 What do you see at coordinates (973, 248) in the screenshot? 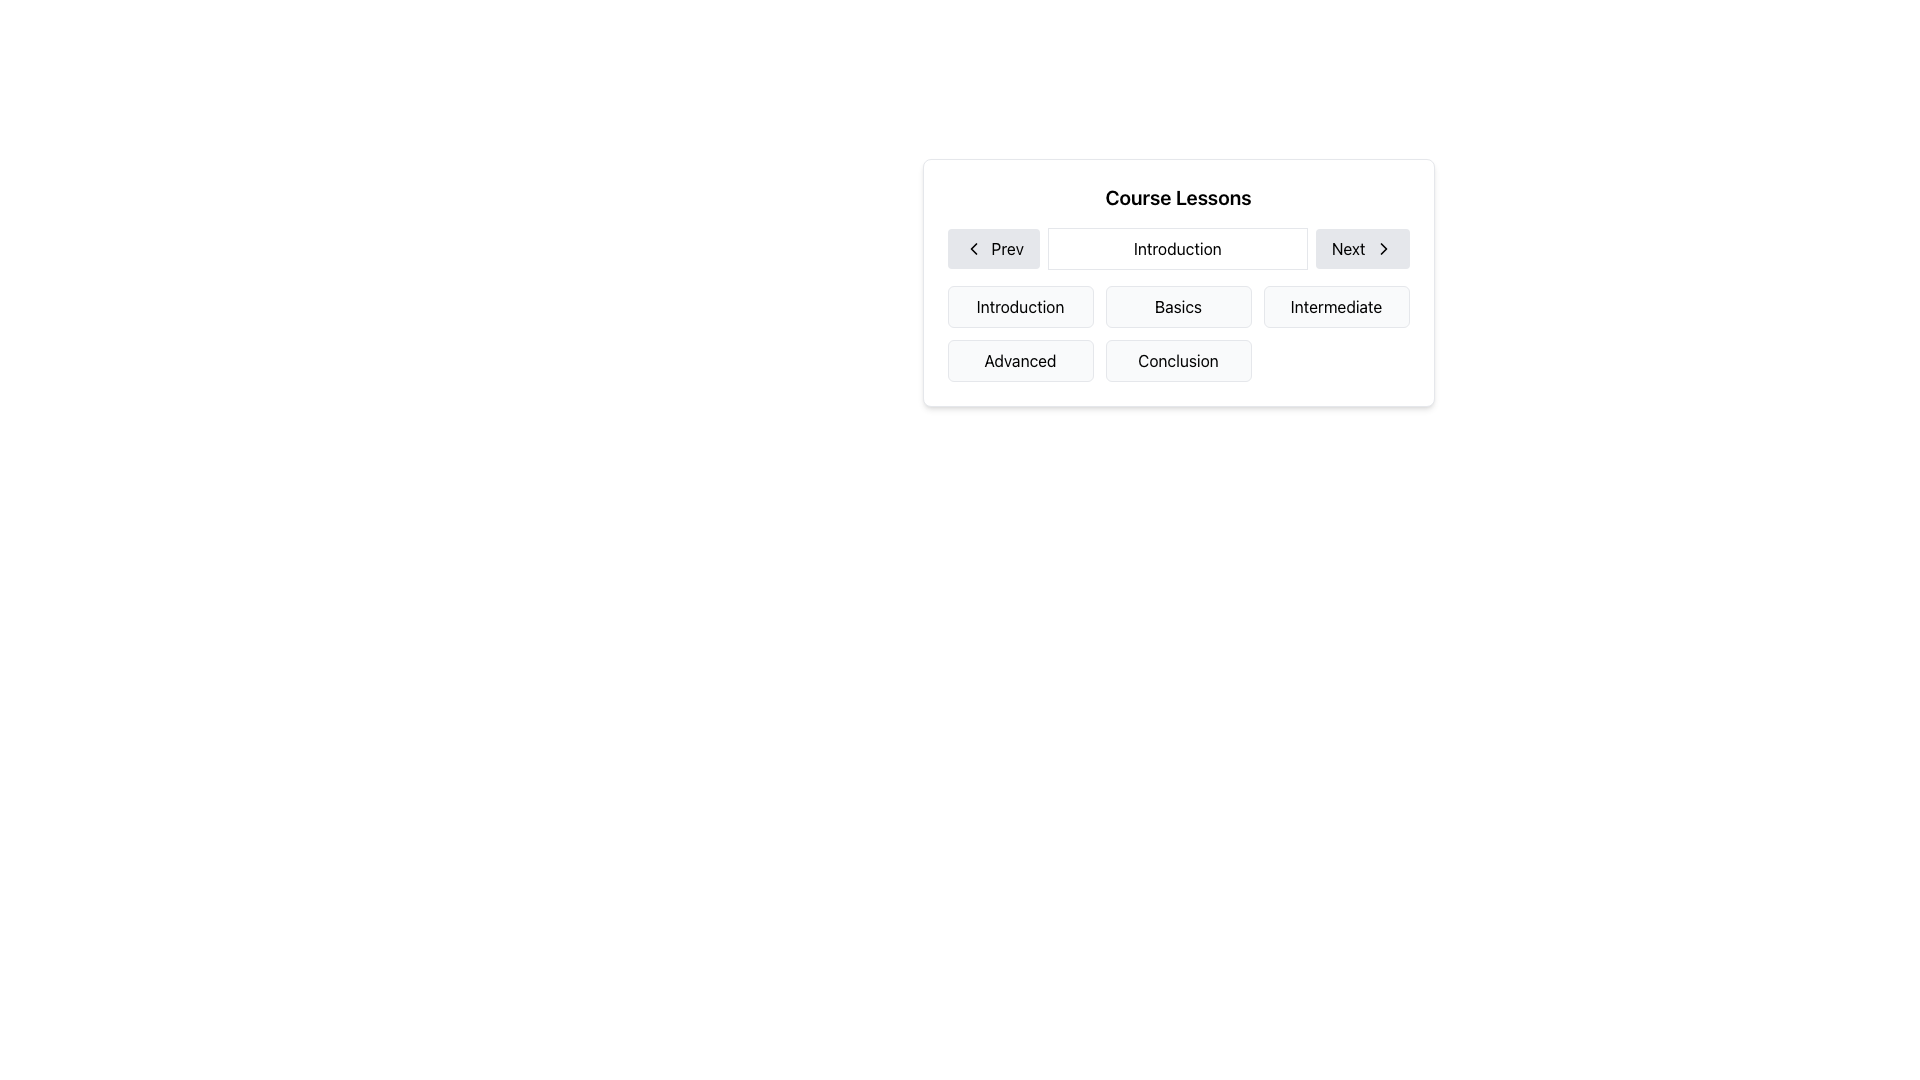
I see `the small, stylized left-facing arrow icon within the 'Prev' button located in the top-left corner of the 'Course Lessons' interface` at bounding box center [973, 248].